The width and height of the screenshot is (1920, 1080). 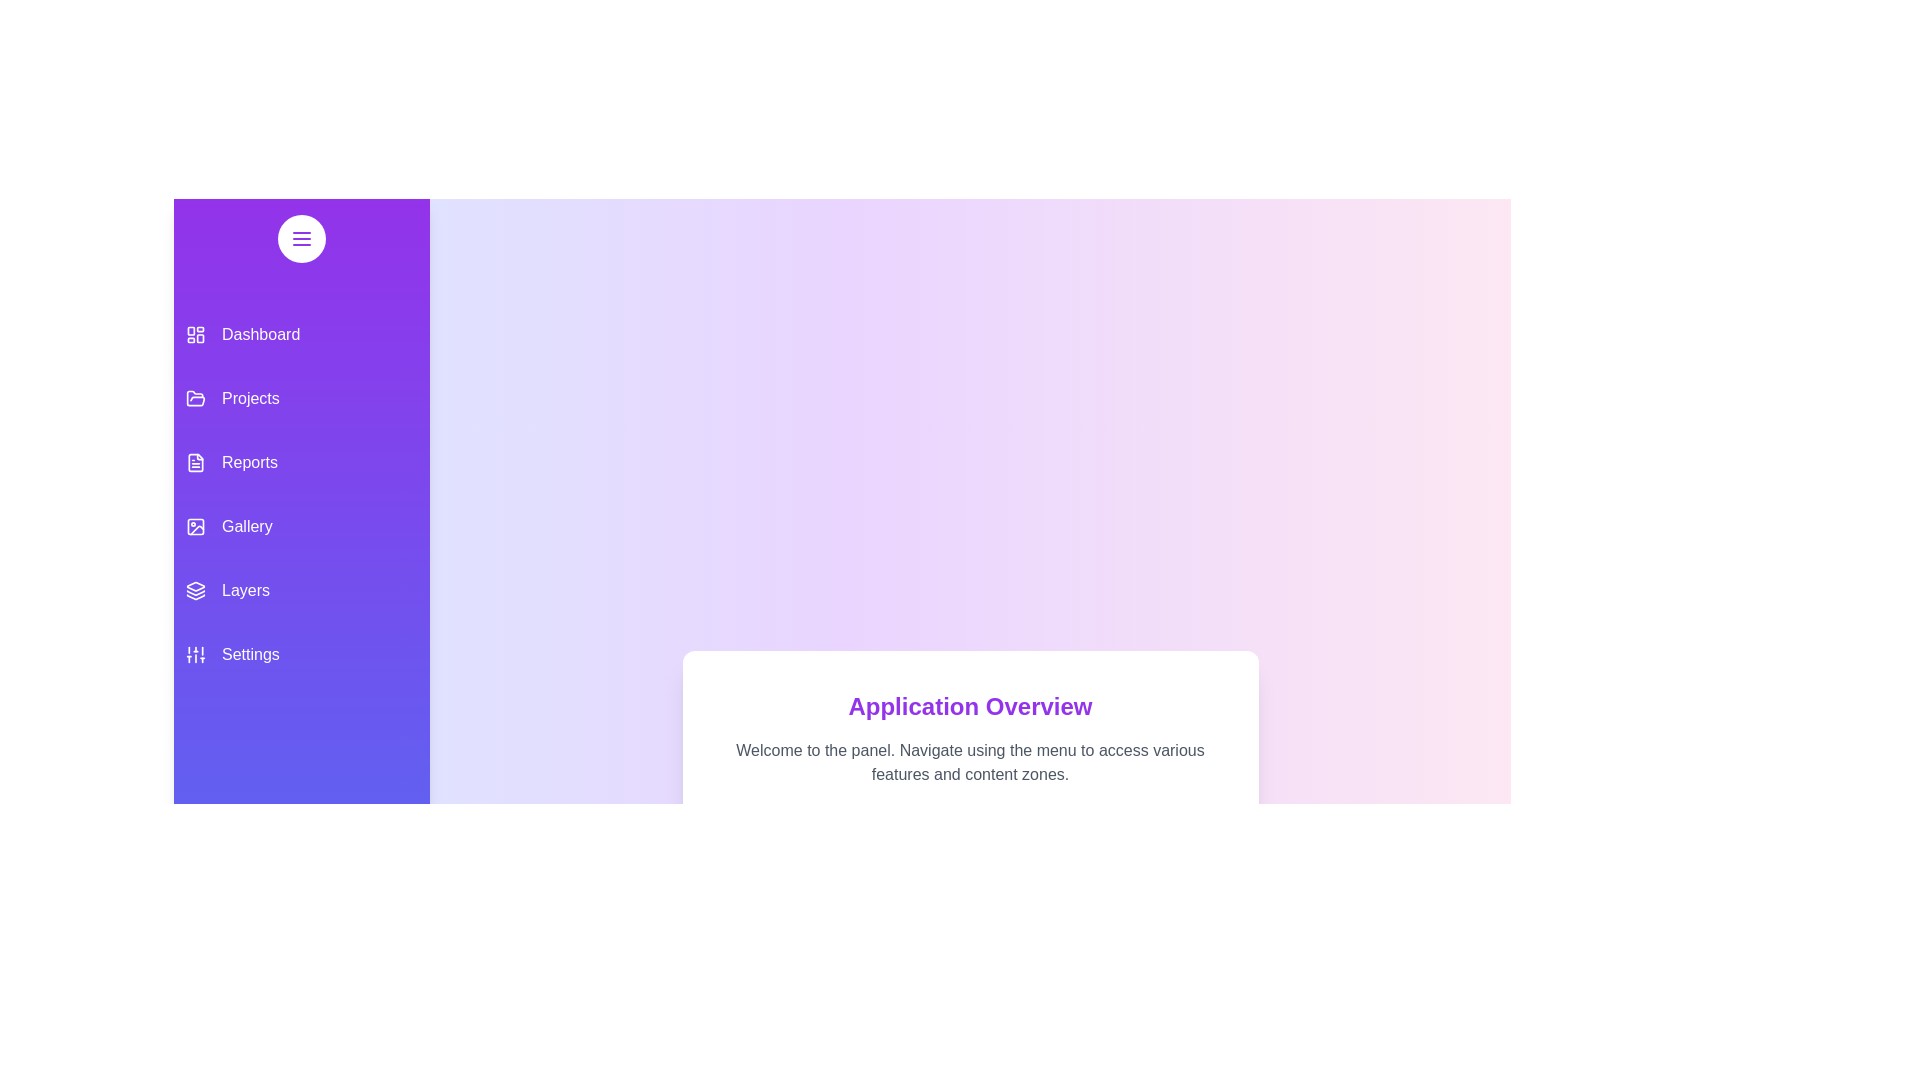 I want to click on the menu item Settings from the drawer to navigate to its respective section, so click(x=301, y=655).